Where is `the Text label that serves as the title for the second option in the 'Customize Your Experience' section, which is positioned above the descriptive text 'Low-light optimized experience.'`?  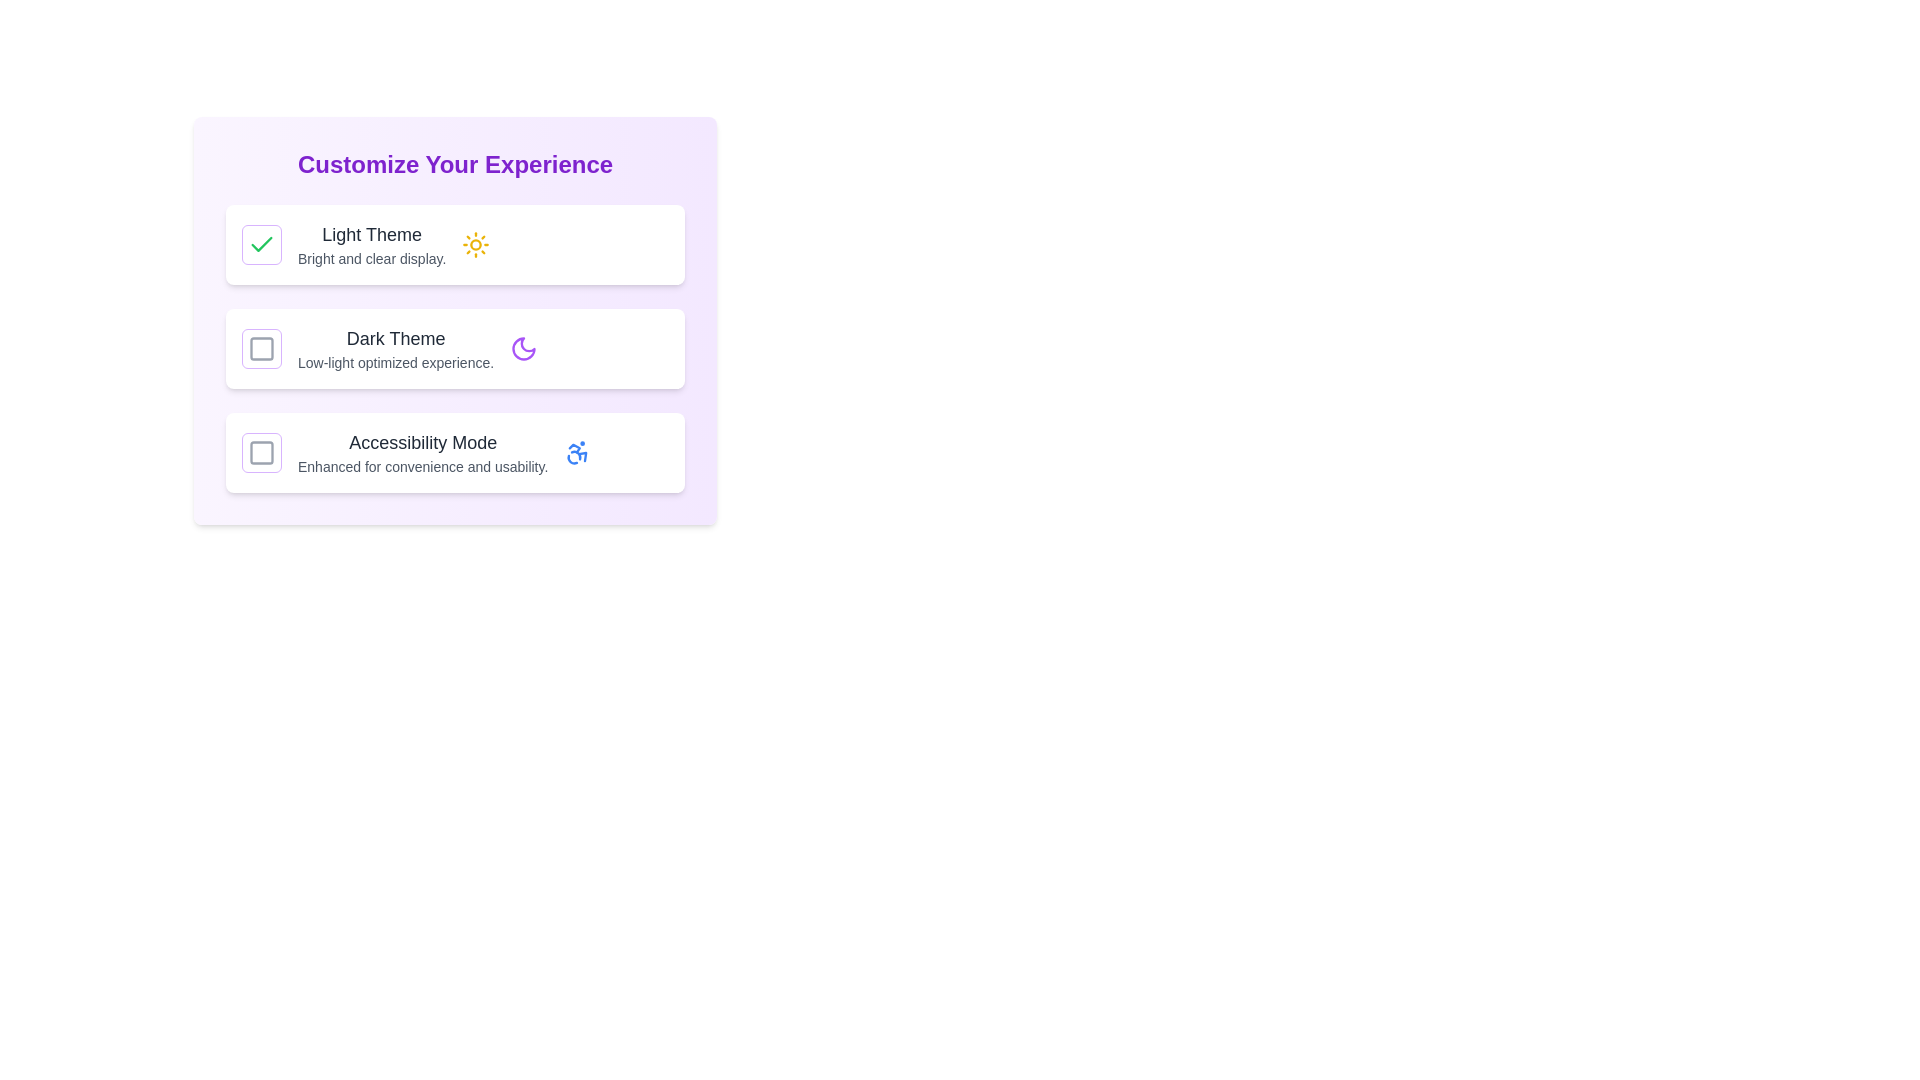
the Text label that serves as the title for the second option in the 'Customize Your Experience' section, which is positioned above the descriptive text 'Low-light optimized experience.' is located at coordinates (396, 338).